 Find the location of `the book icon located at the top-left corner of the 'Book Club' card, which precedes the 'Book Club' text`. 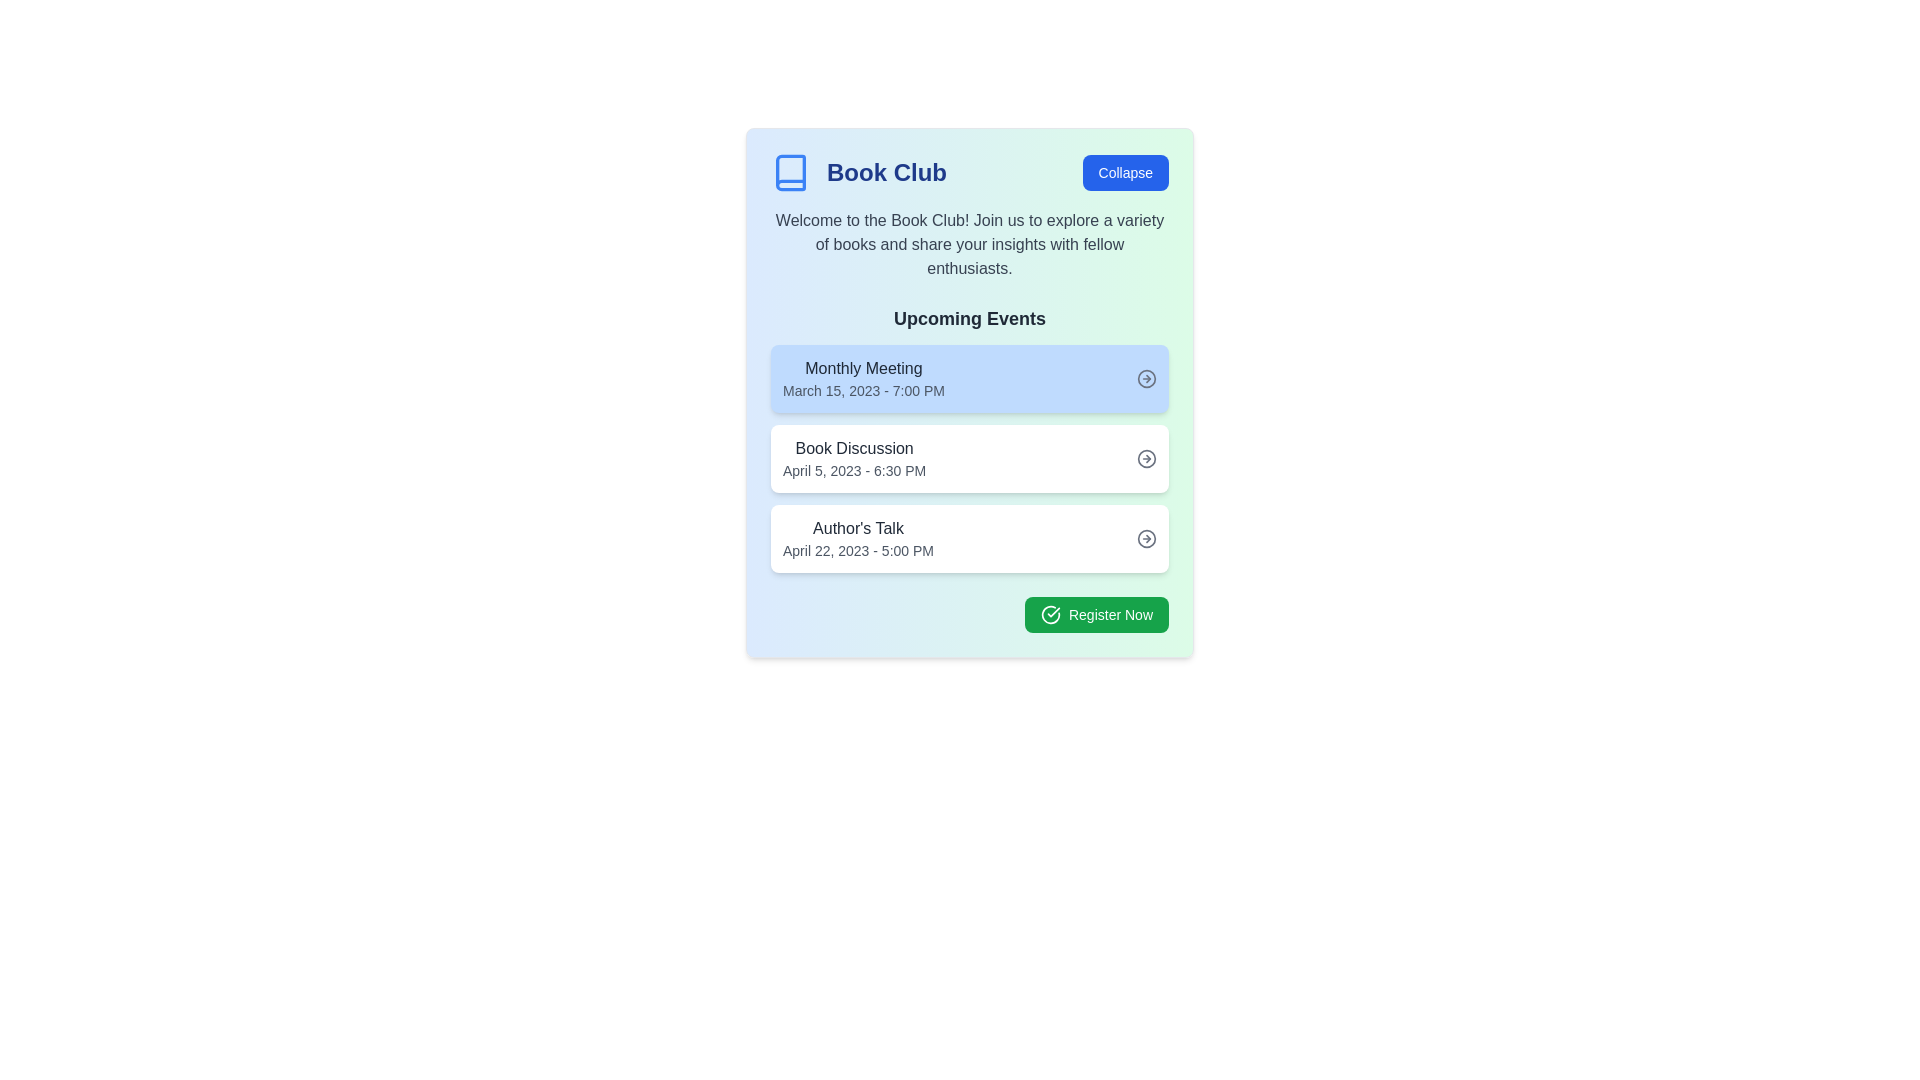

the book icon located at the top-left corner of the 'Book Club' card, which precedes the 'Book Club' text is located at coordinates (790, 172).